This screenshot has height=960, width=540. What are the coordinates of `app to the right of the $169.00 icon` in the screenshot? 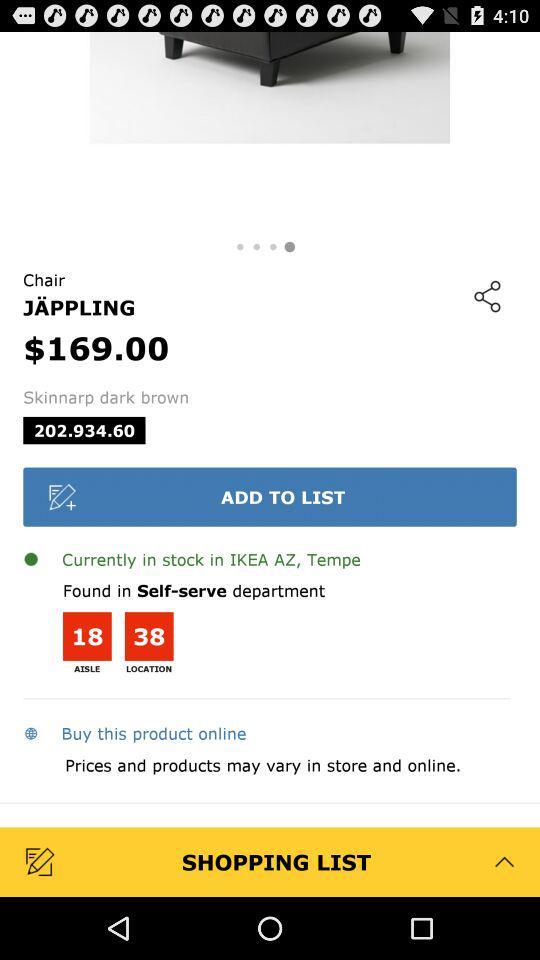 It's located at (486, 295).